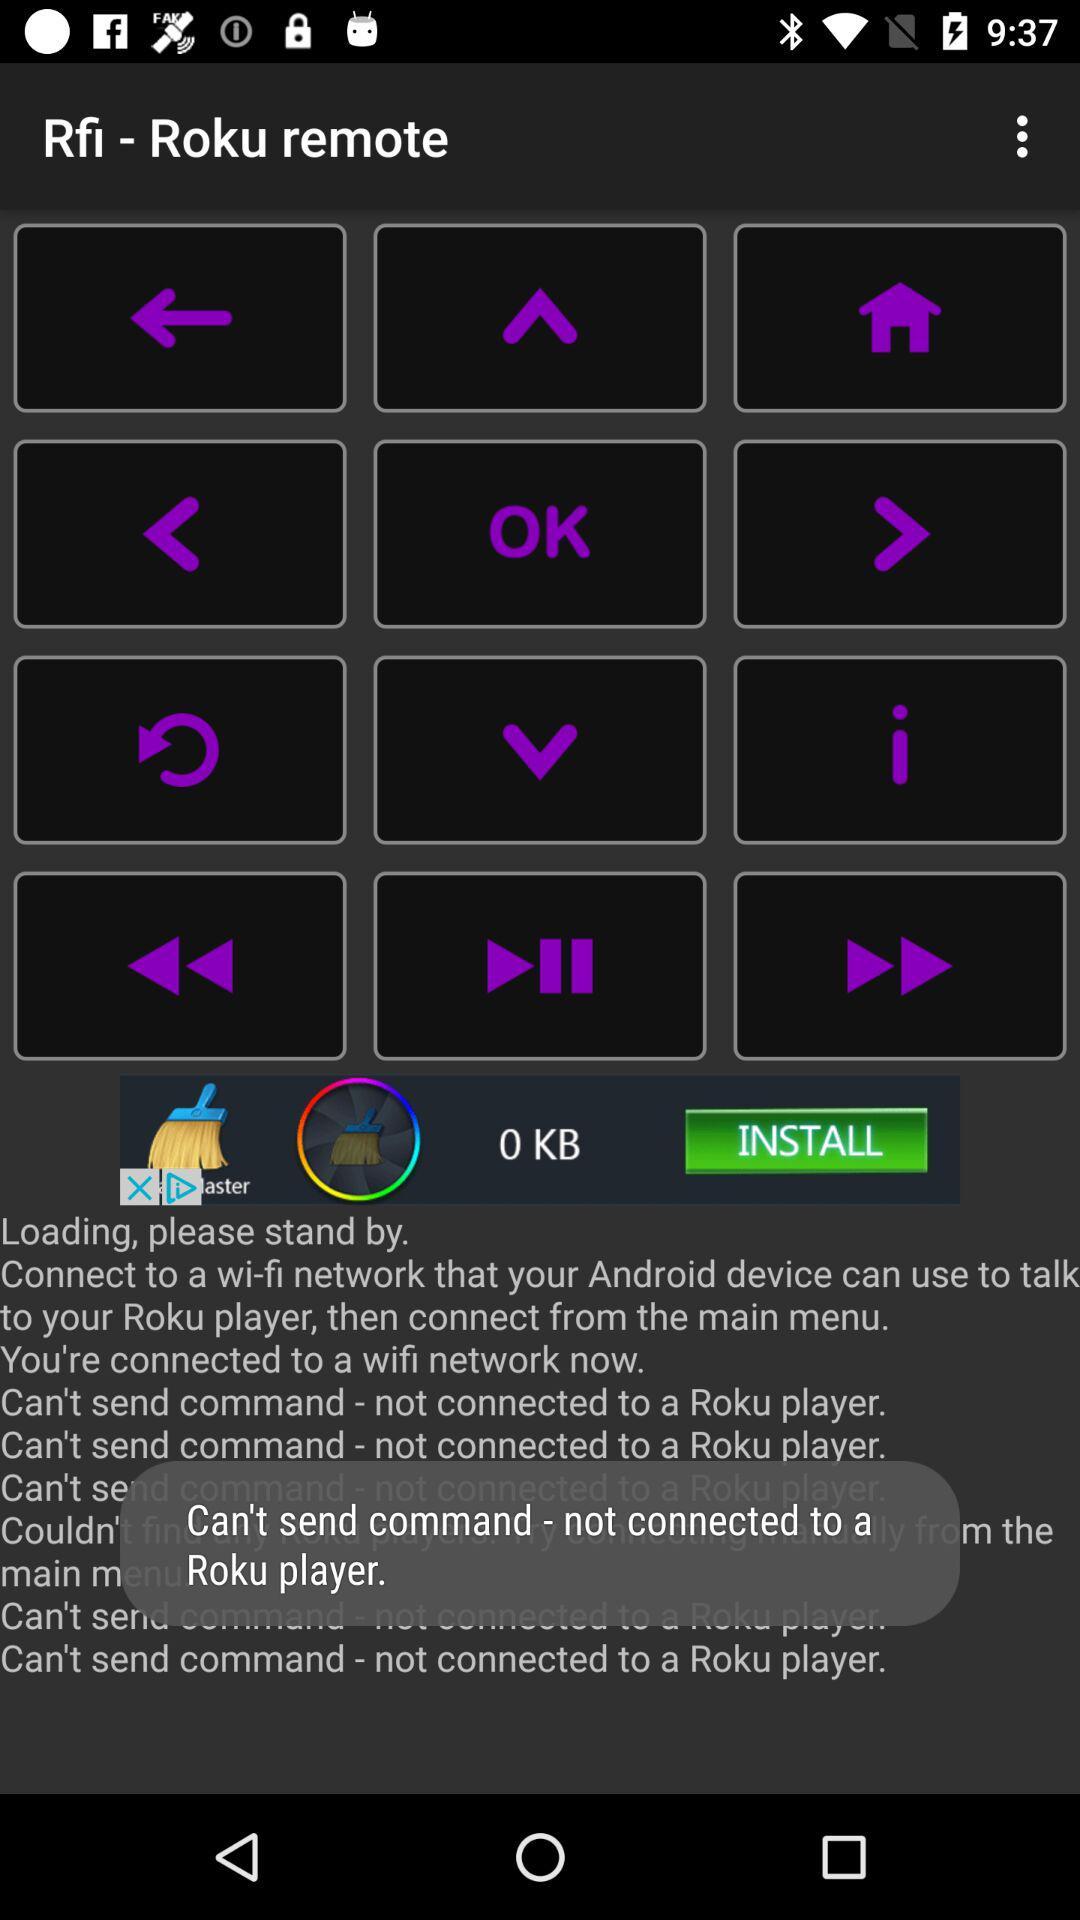 Image resolution: width=1080 pixels, height=1920 pixels. Describe the element at coordinates (540, 965) in the screenshot. I see `check to pay option` at that location.